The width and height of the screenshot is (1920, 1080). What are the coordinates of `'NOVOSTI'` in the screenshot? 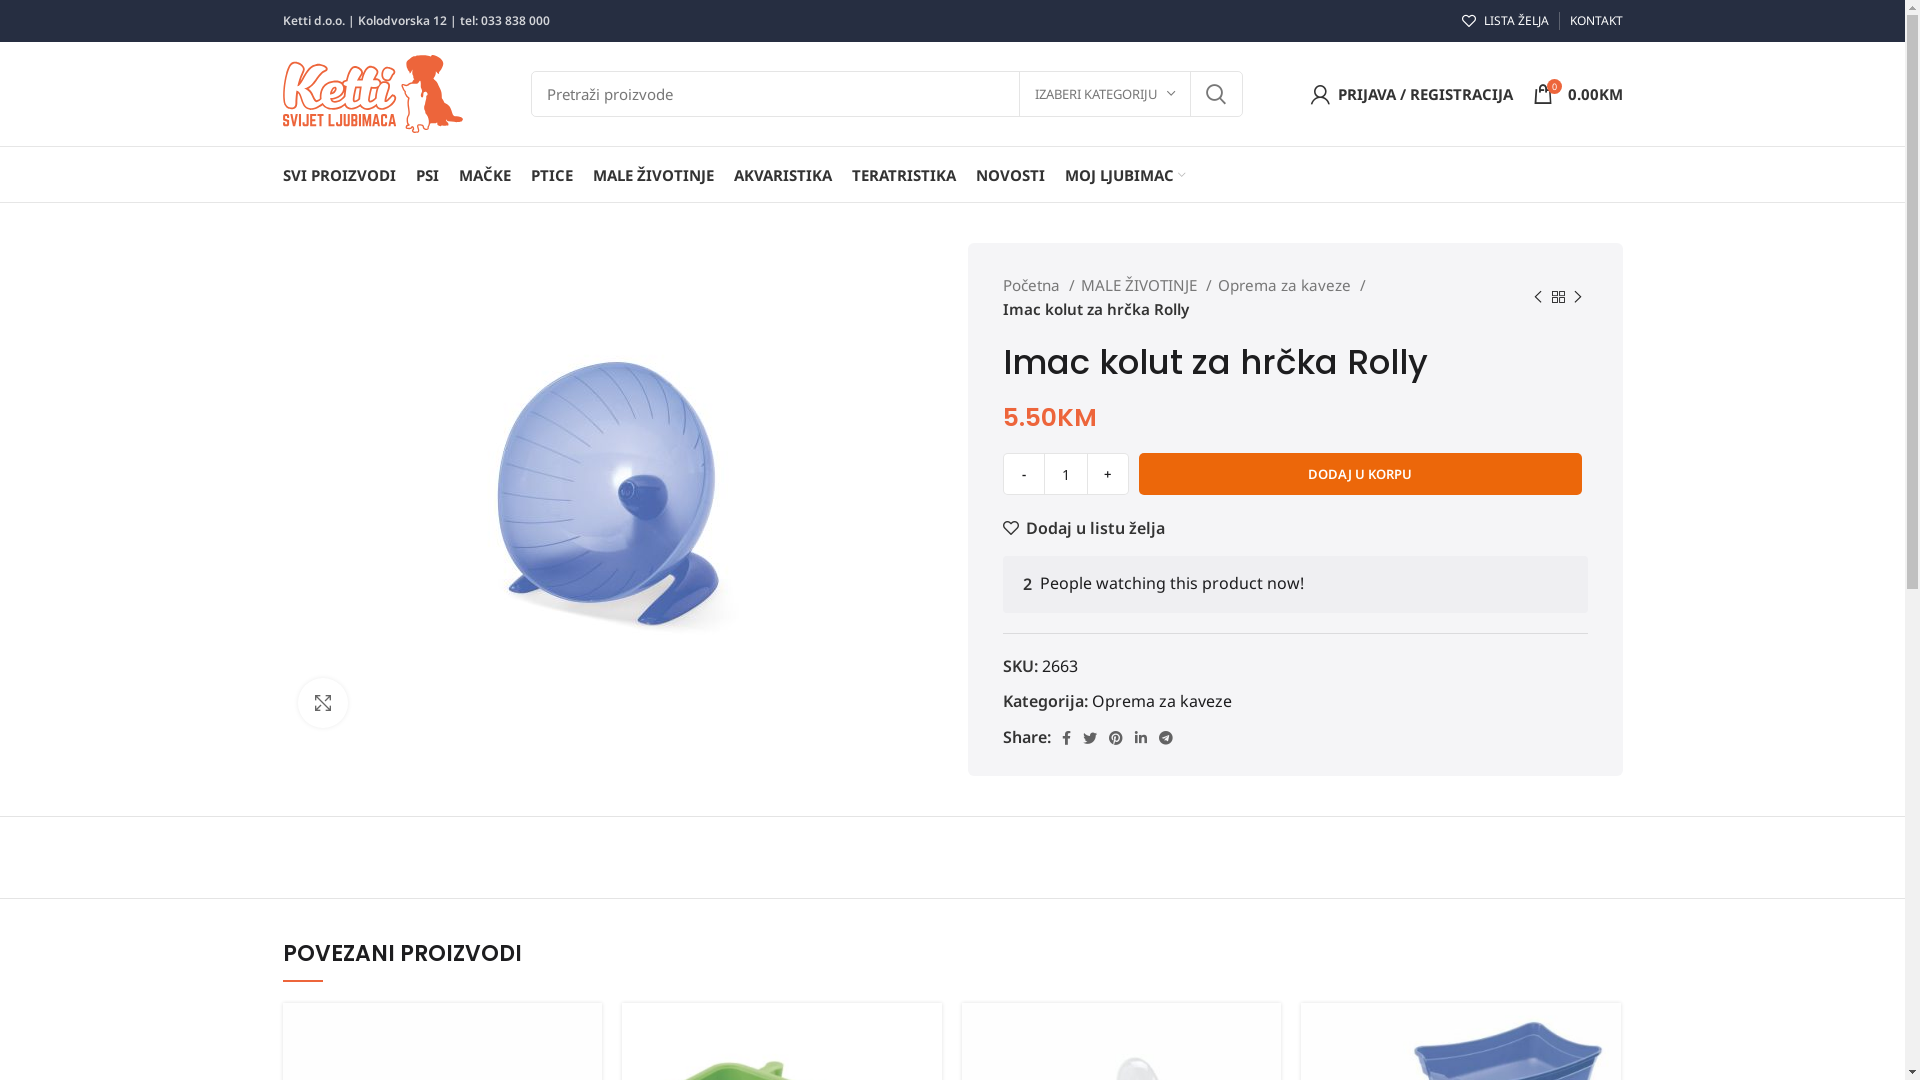 It's located at (965, 172).